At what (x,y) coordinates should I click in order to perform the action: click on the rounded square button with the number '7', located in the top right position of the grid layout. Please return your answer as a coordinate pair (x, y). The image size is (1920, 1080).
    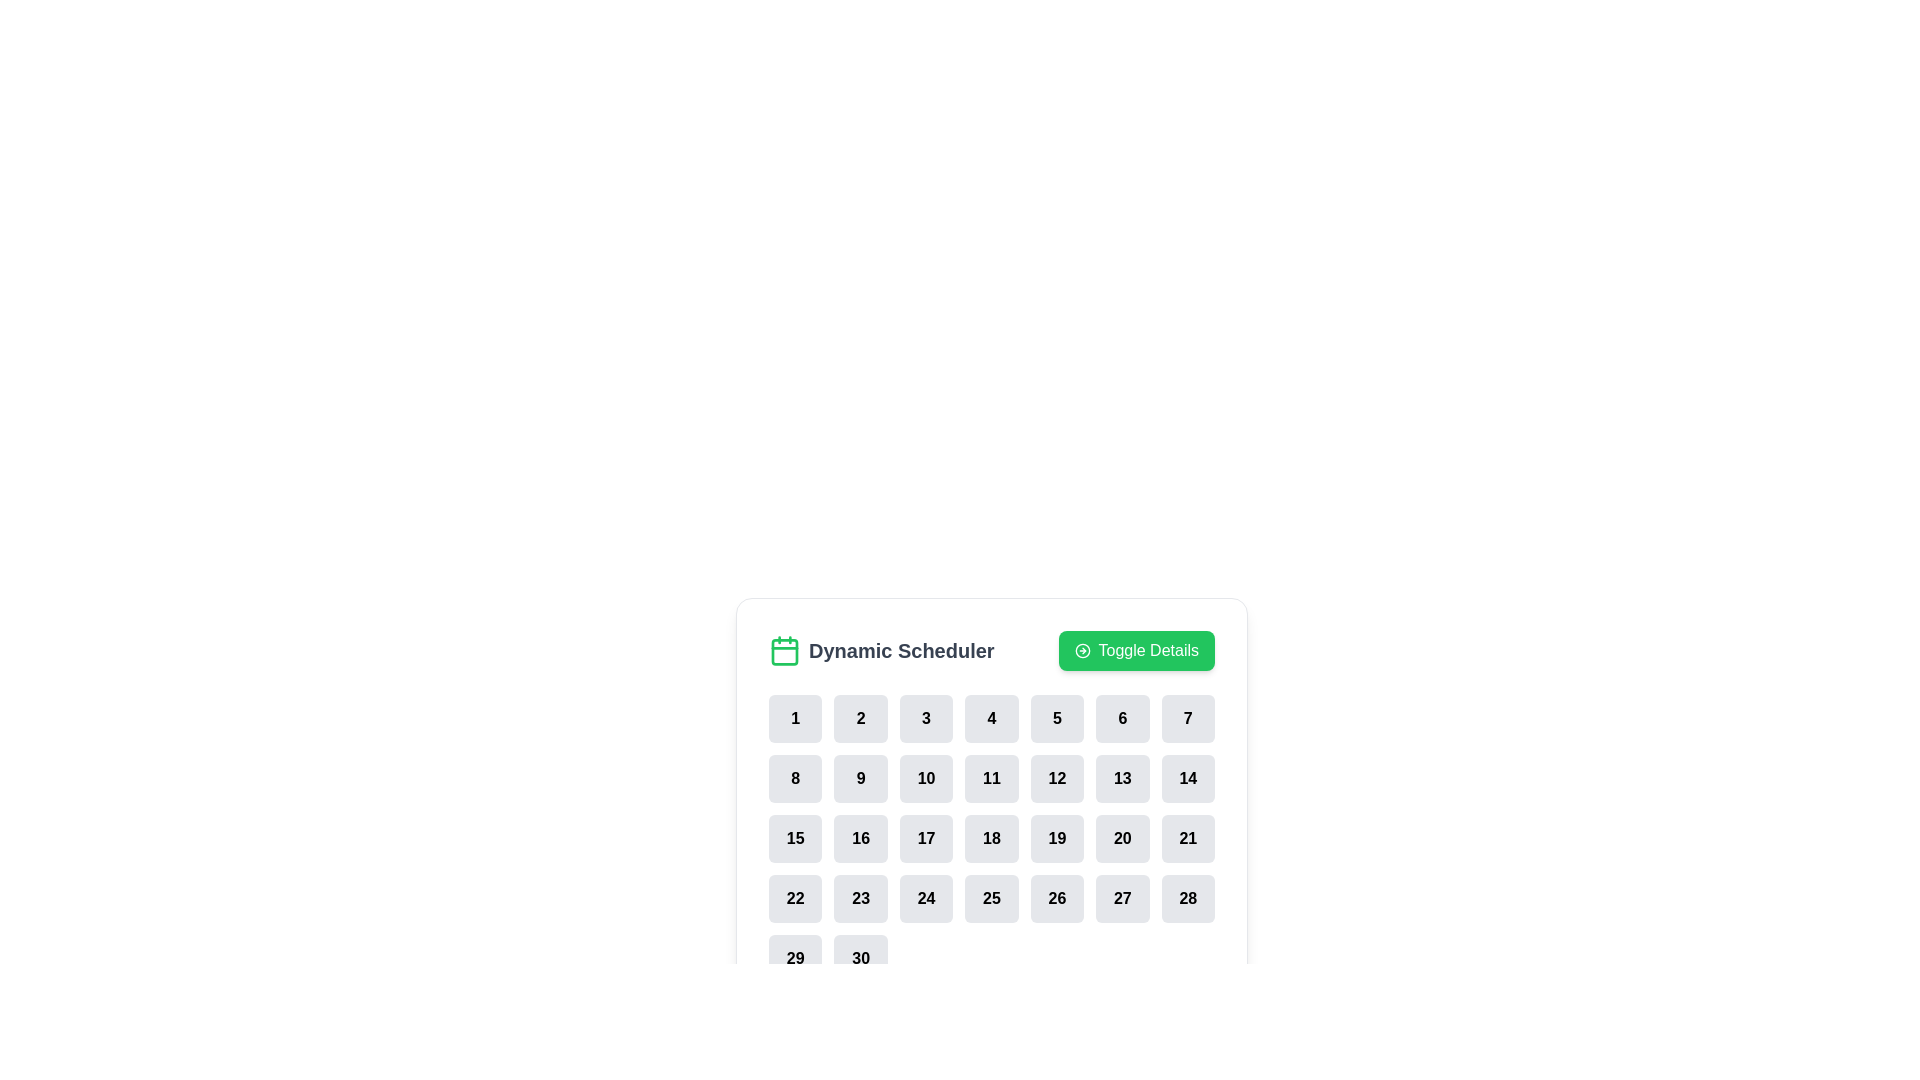
    Looking at the image, I should click on (1188, 717).